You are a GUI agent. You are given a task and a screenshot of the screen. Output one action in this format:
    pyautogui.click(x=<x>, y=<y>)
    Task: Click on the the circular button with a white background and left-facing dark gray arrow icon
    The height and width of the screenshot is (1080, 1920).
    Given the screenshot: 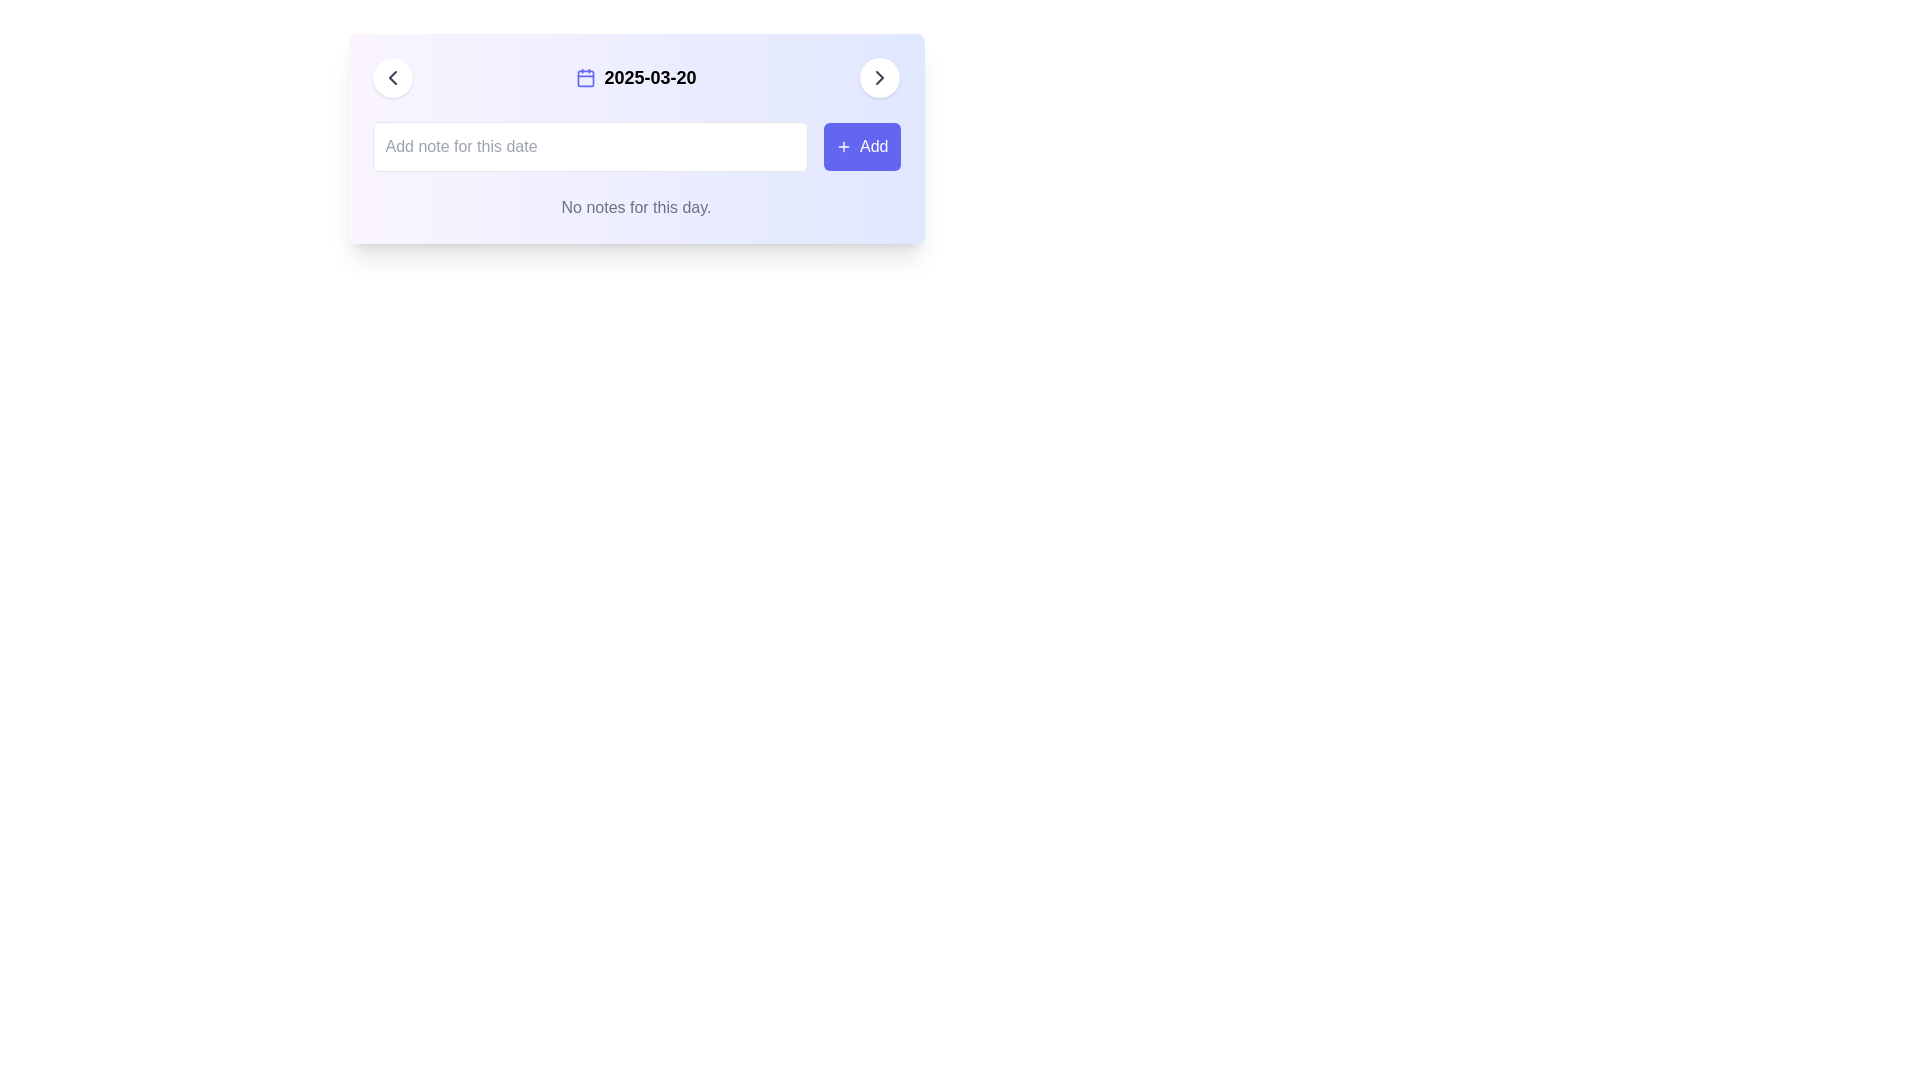 What is the action you would take?
    pyautogui.click(x=392, y=76)
    